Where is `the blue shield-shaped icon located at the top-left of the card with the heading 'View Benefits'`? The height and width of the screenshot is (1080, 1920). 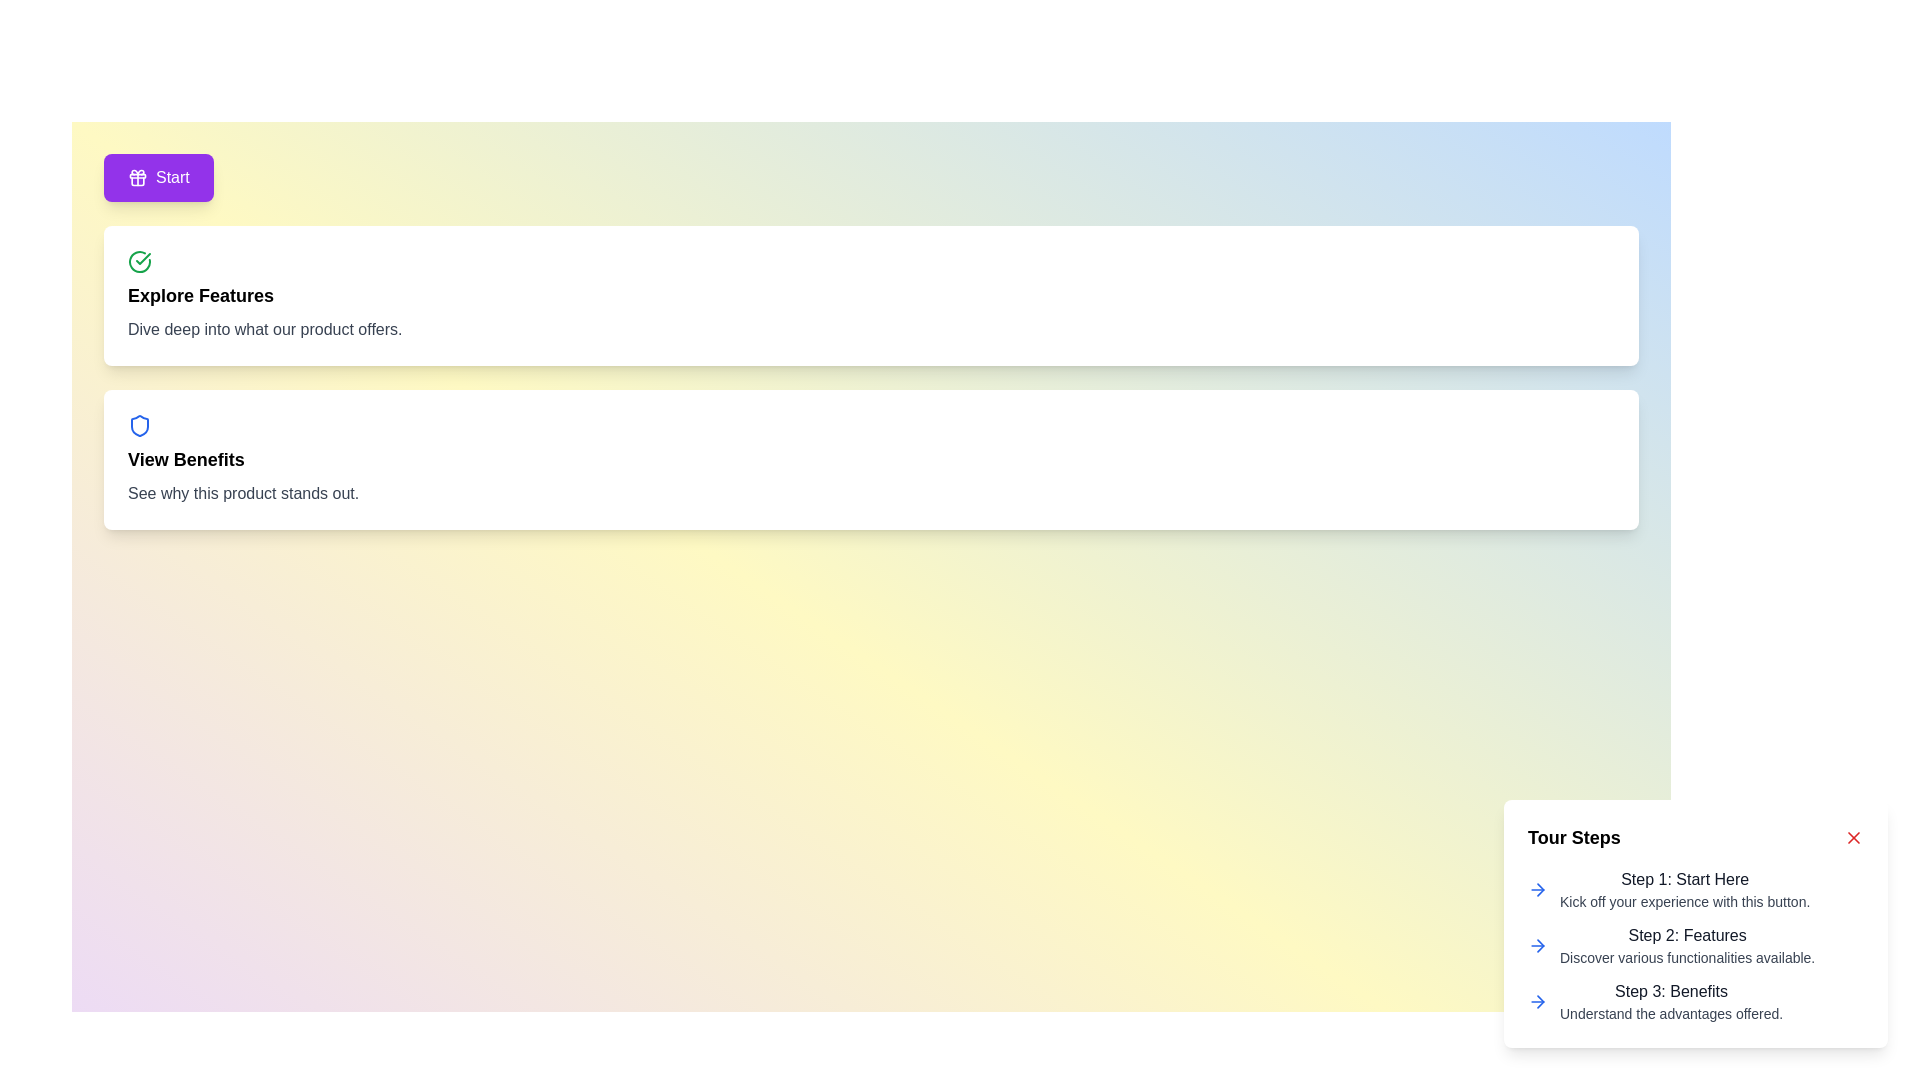 the blue shield-shaped icon located at the top-left of the card with the heading 'View Benefits' is located at coordinates (138, 424).